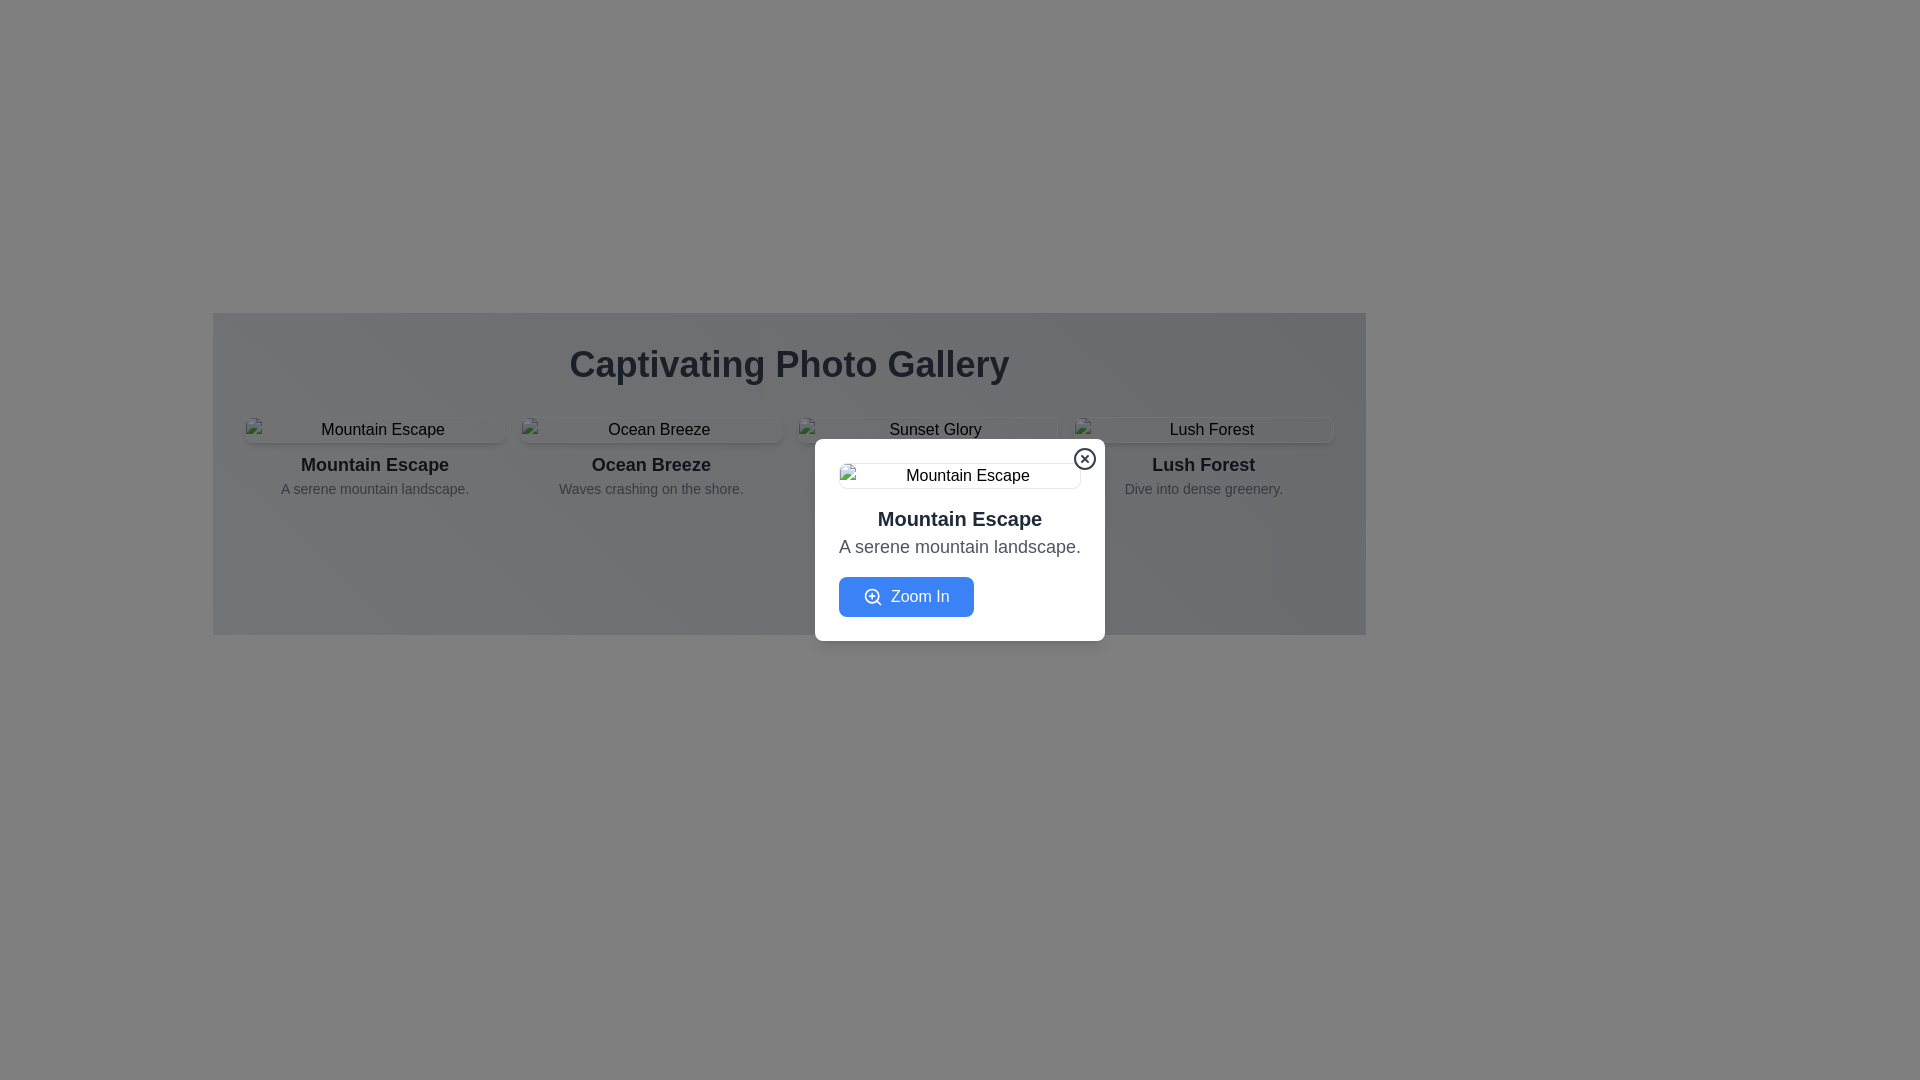  What do you see at coordinates (375, 474) in the screenshot?
I see `the descriptive text block located beneath the title of the image labeled 'Mountain Escape' in the photo gallery layout` at bounding box center [375, 474].